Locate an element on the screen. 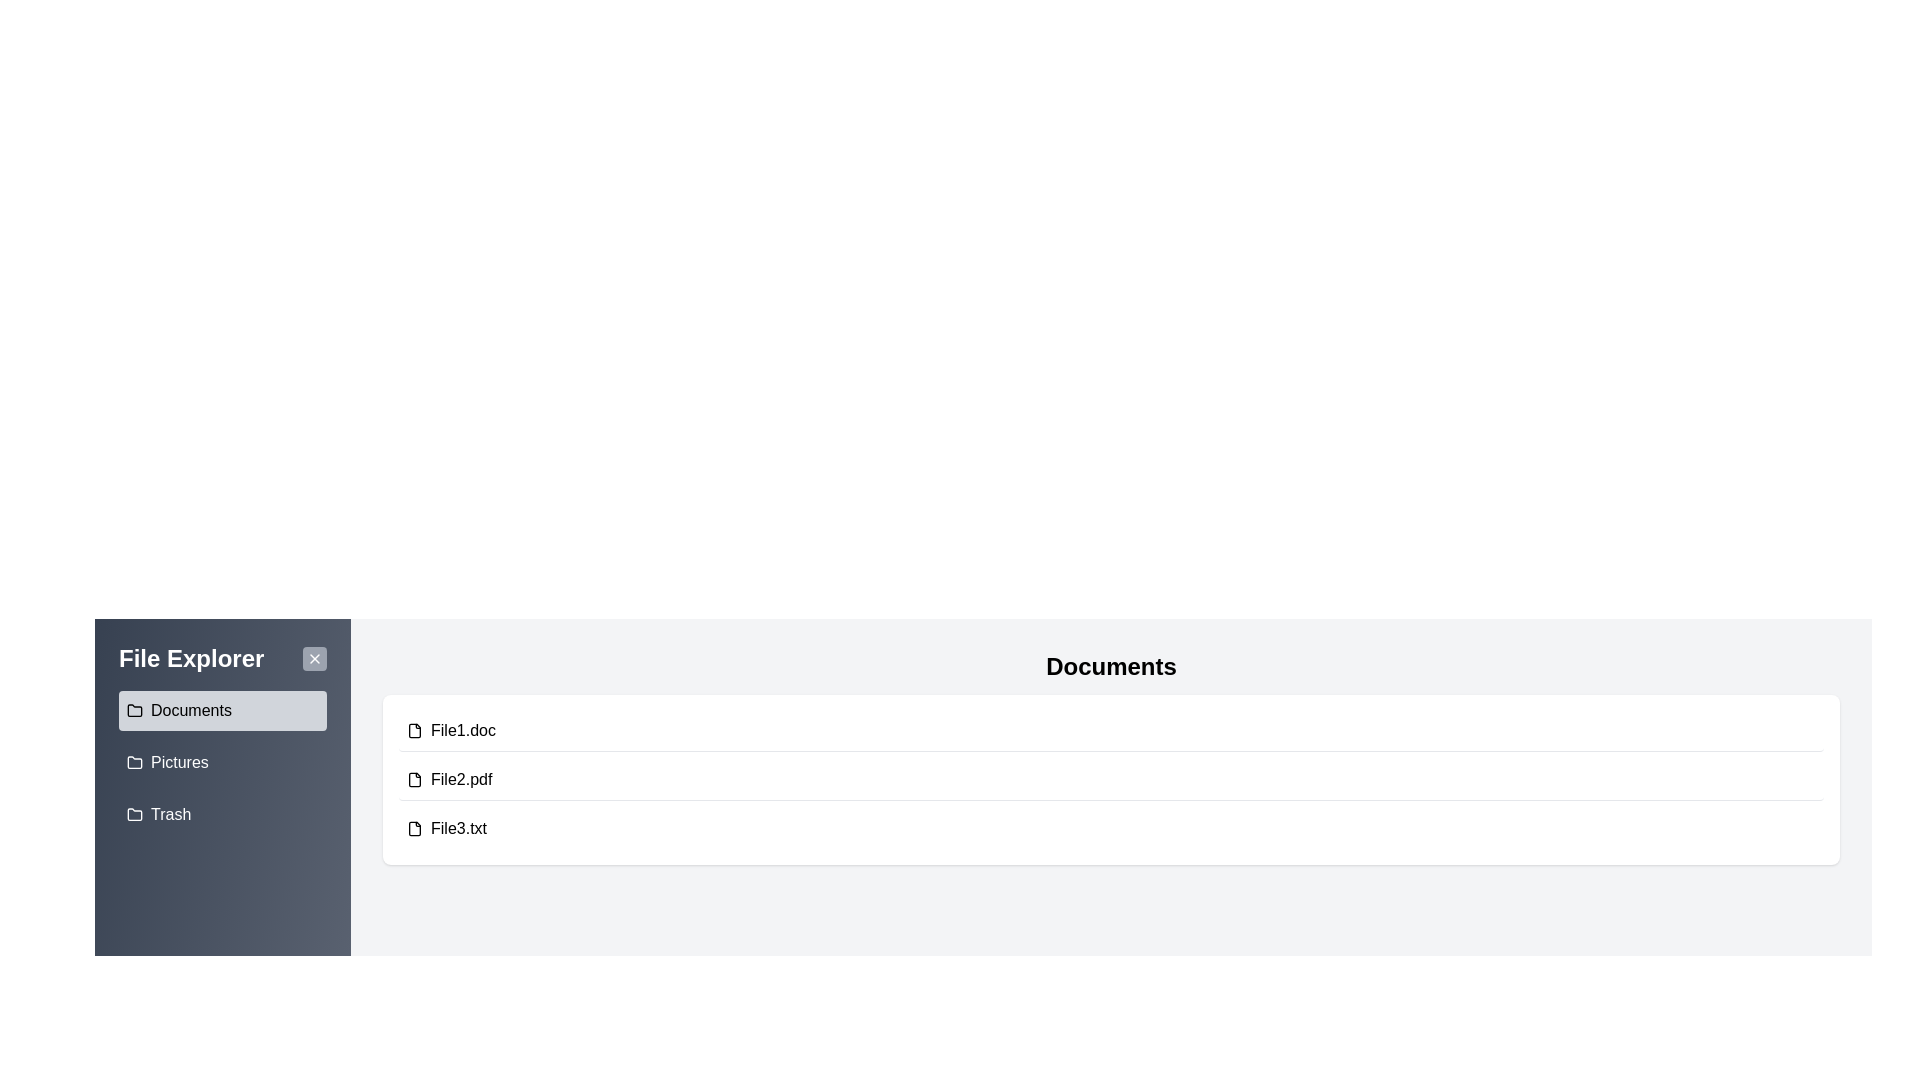 This screenshot has width=1920, height=1080. the file File2.pdf to highlight it is located at coordinates (1110, 779).